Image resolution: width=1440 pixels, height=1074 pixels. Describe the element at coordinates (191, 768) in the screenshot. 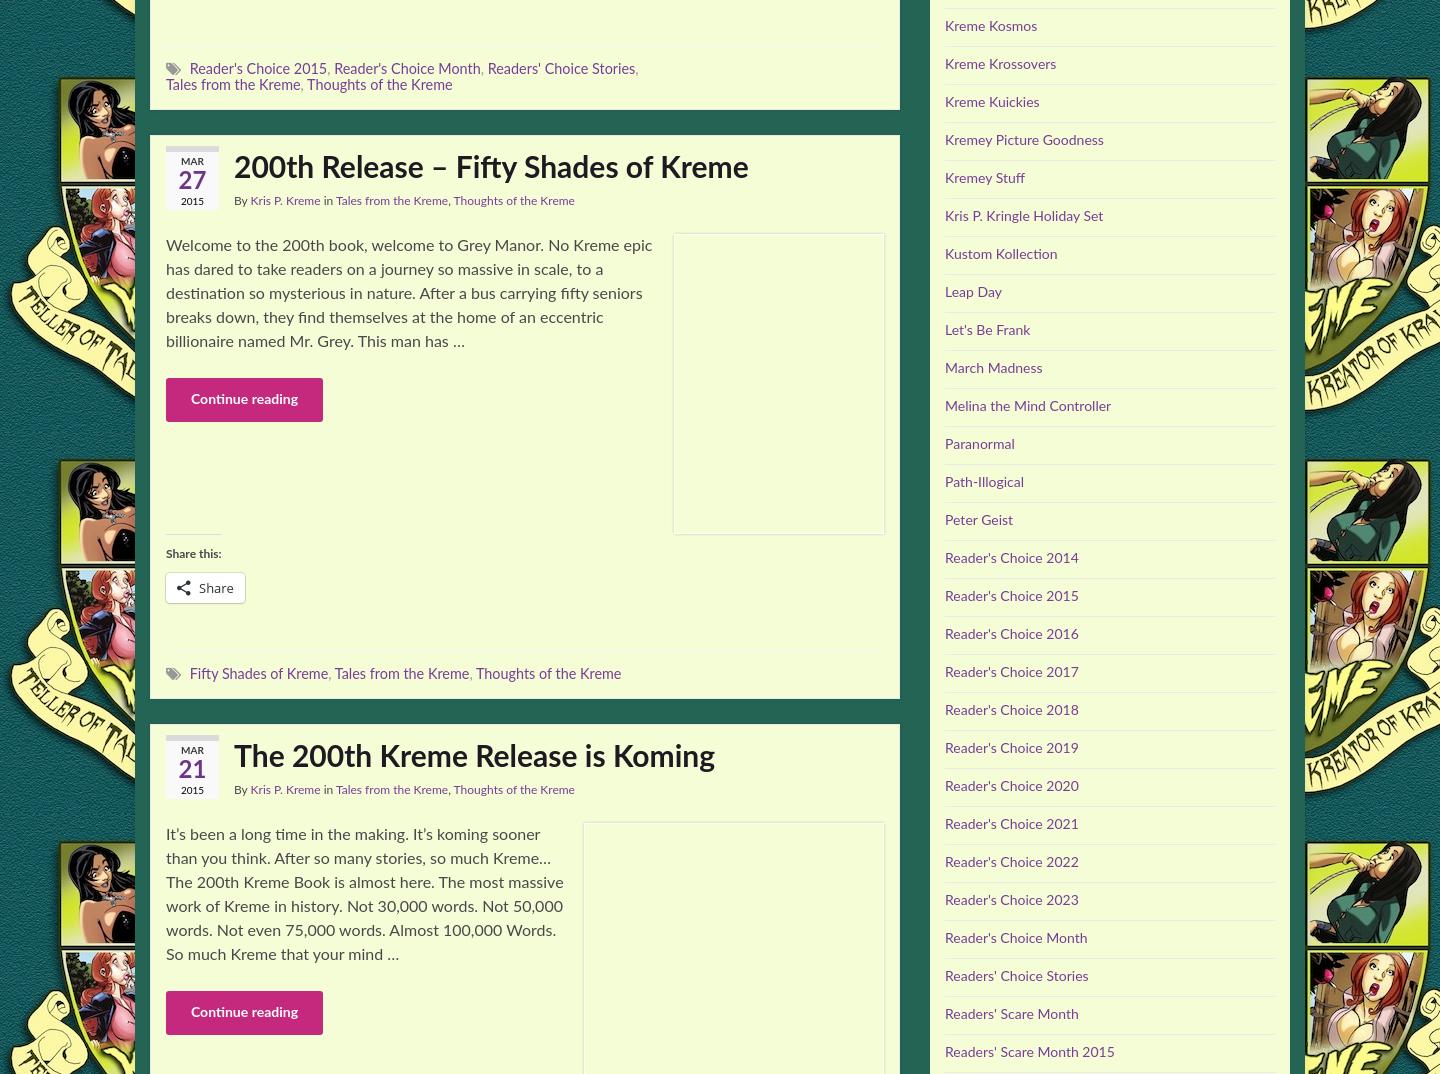

I see `'21'` at that location.